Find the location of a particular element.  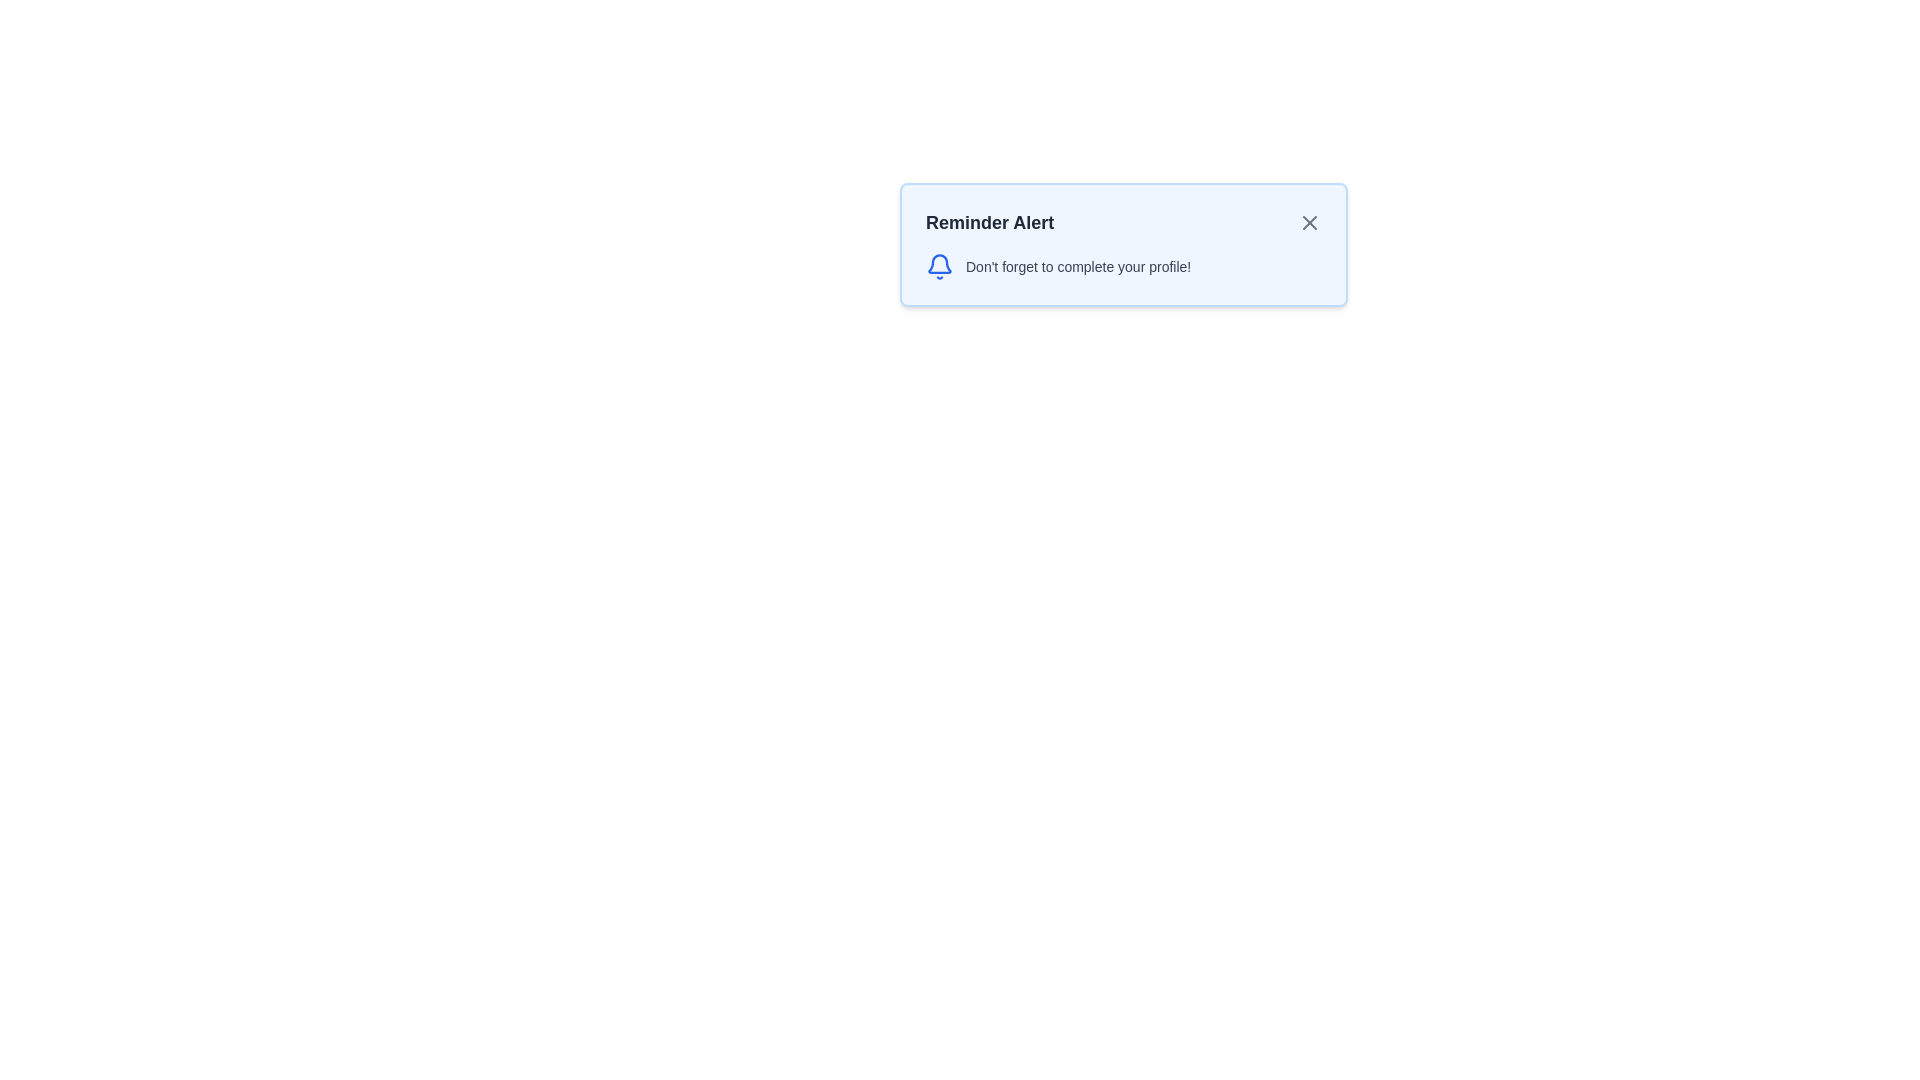

the small 'X' icon button in the top-right corner of the blue notification box is located at coordinates (1310, 223).